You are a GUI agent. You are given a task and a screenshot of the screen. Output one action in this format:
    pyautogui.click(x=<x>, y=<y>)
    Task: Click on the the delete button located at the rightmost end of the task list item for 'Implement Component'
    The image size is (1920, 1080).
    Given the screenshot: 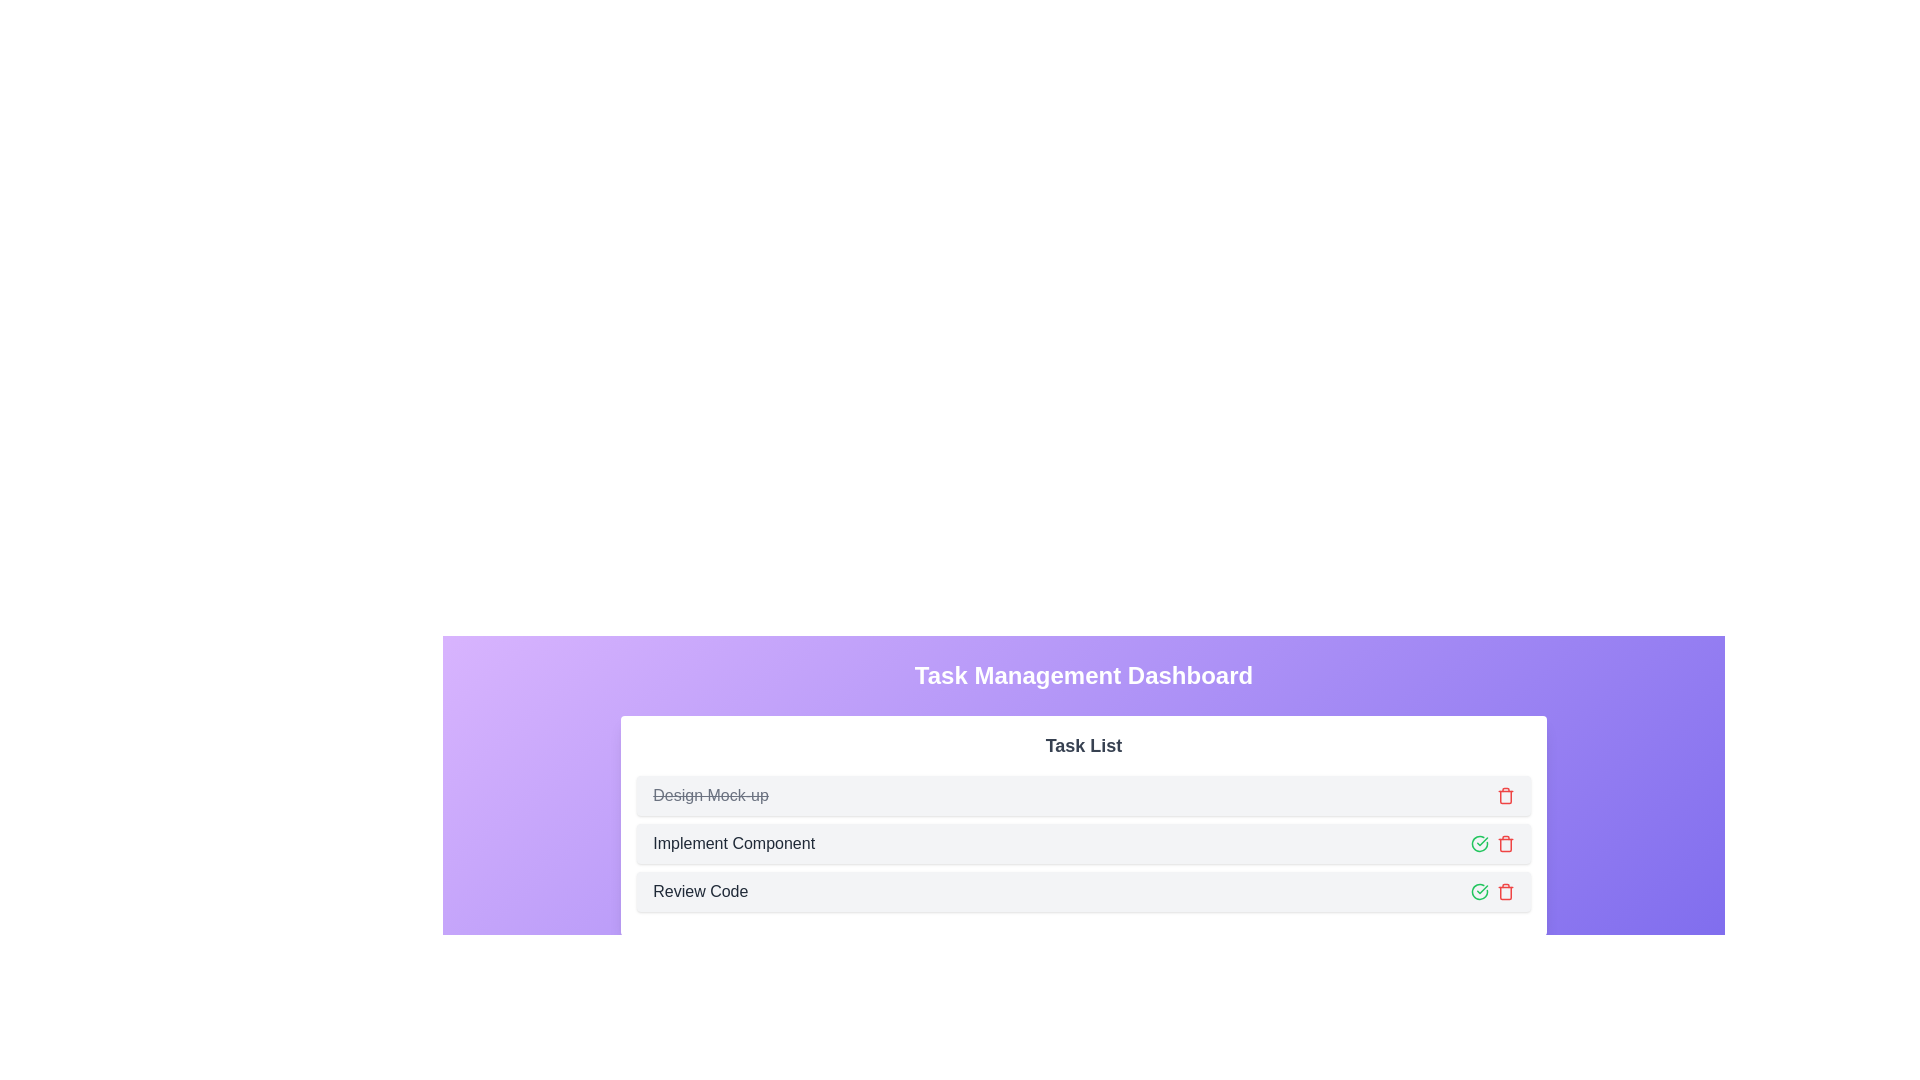 What is the action you would take?
    pyautogui.click(x=1505, y=890)
    